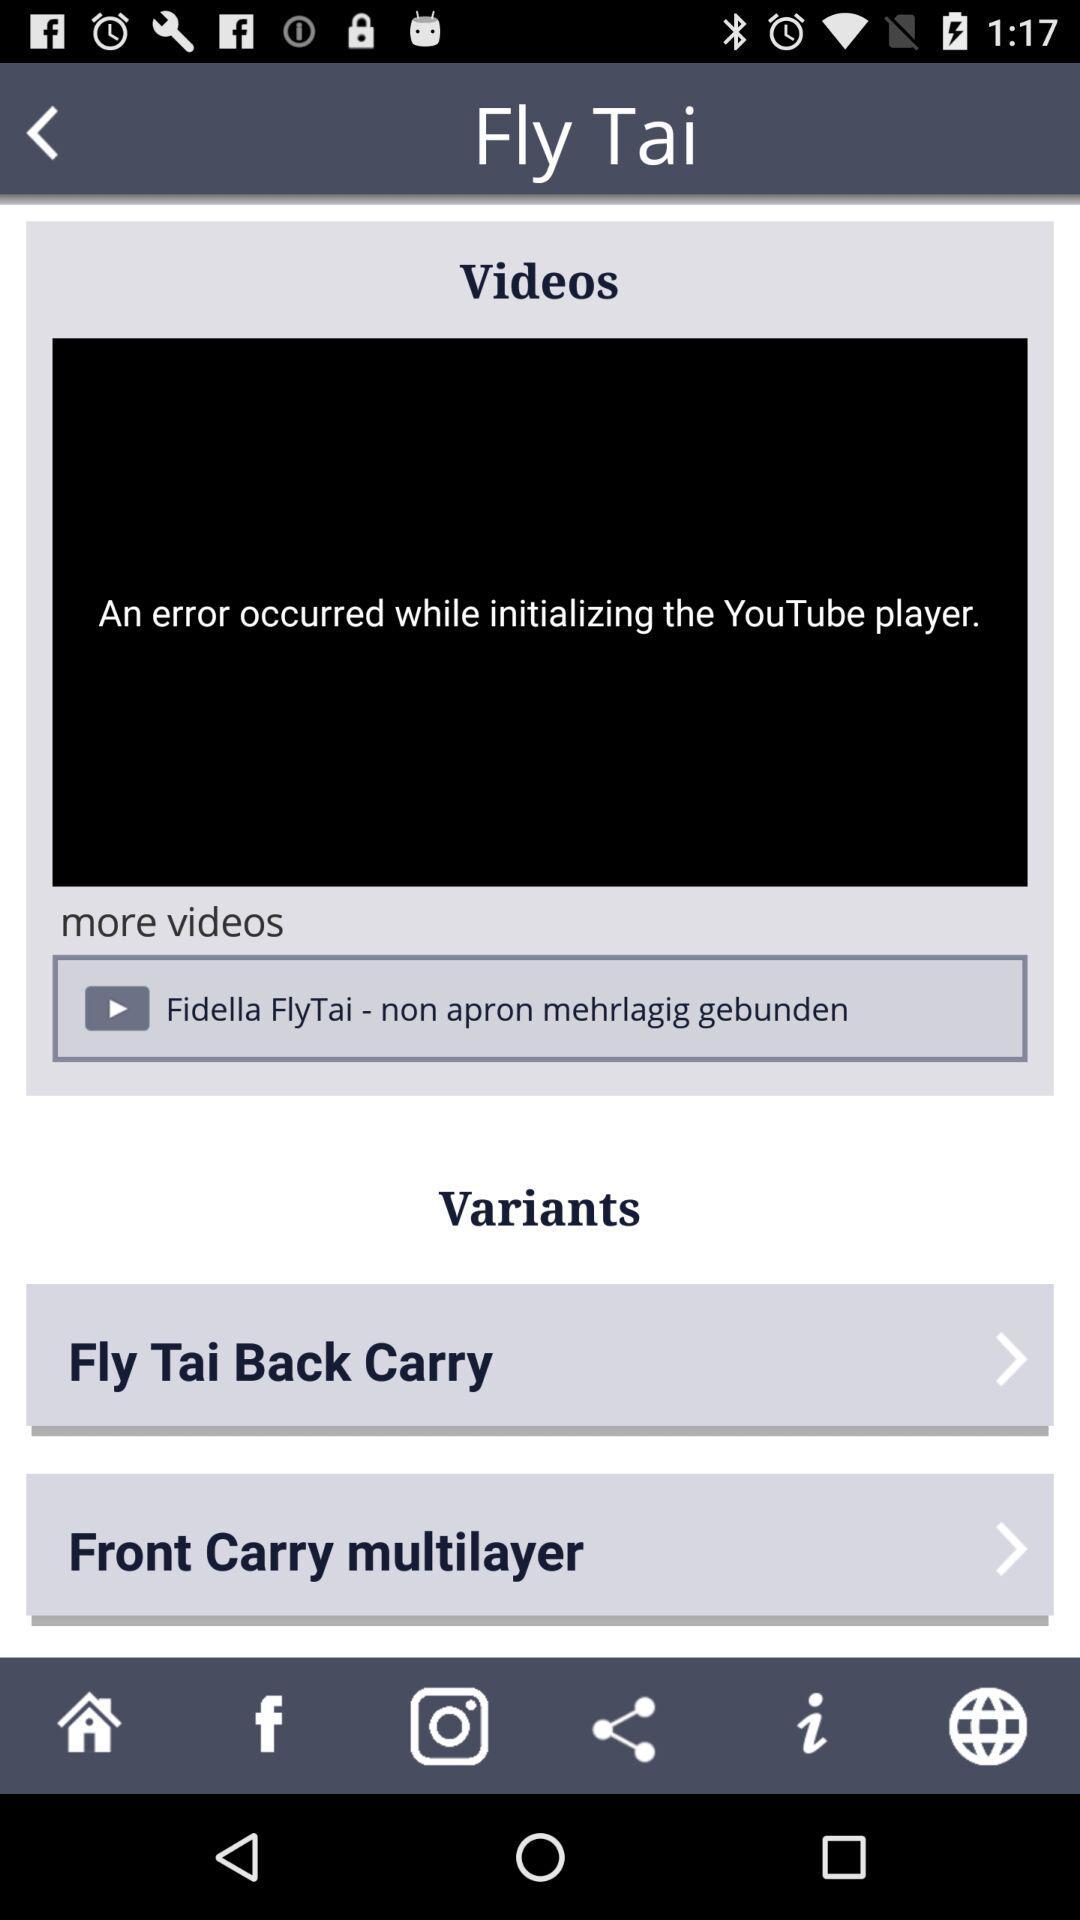  I want to click on home button, so click(88, 1724).